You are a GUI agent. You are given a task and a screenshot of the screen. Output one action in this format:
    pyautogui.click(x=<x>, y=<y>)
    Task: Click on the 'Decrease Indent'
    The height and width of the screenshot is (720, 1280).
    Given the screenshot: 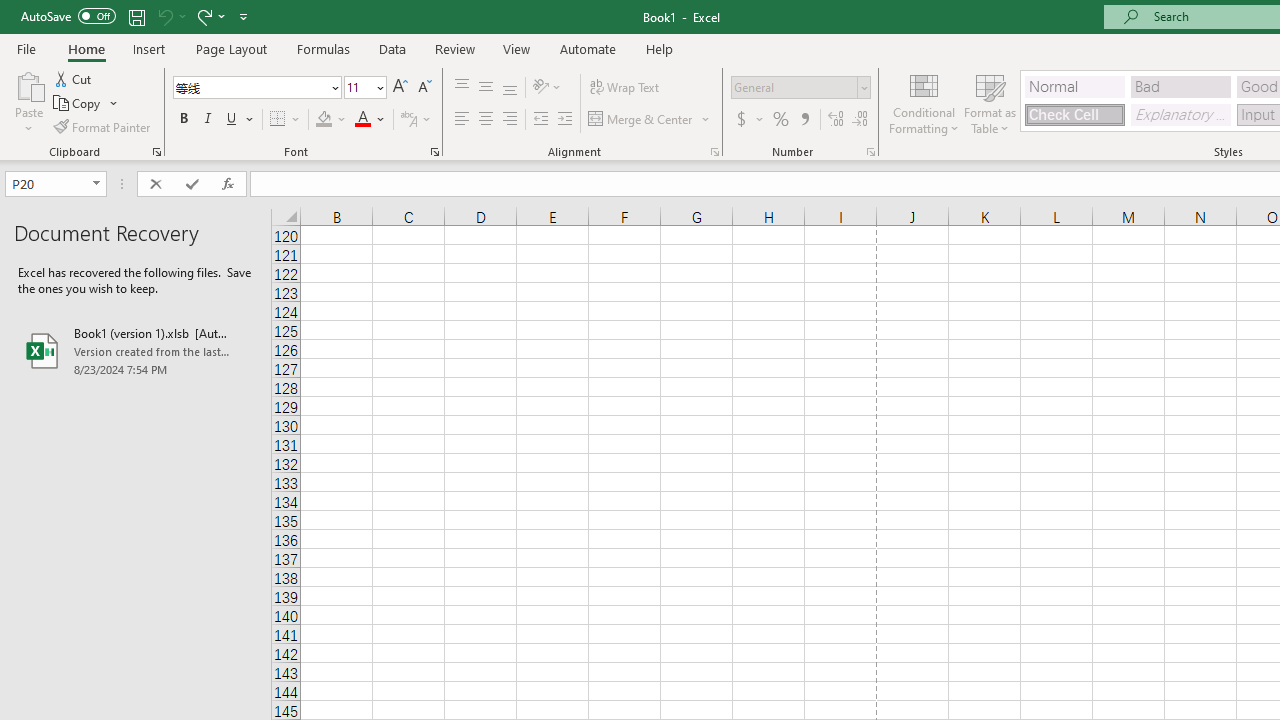 What is the action you would take?
    pyautogui.click(x=540, y=119)
    